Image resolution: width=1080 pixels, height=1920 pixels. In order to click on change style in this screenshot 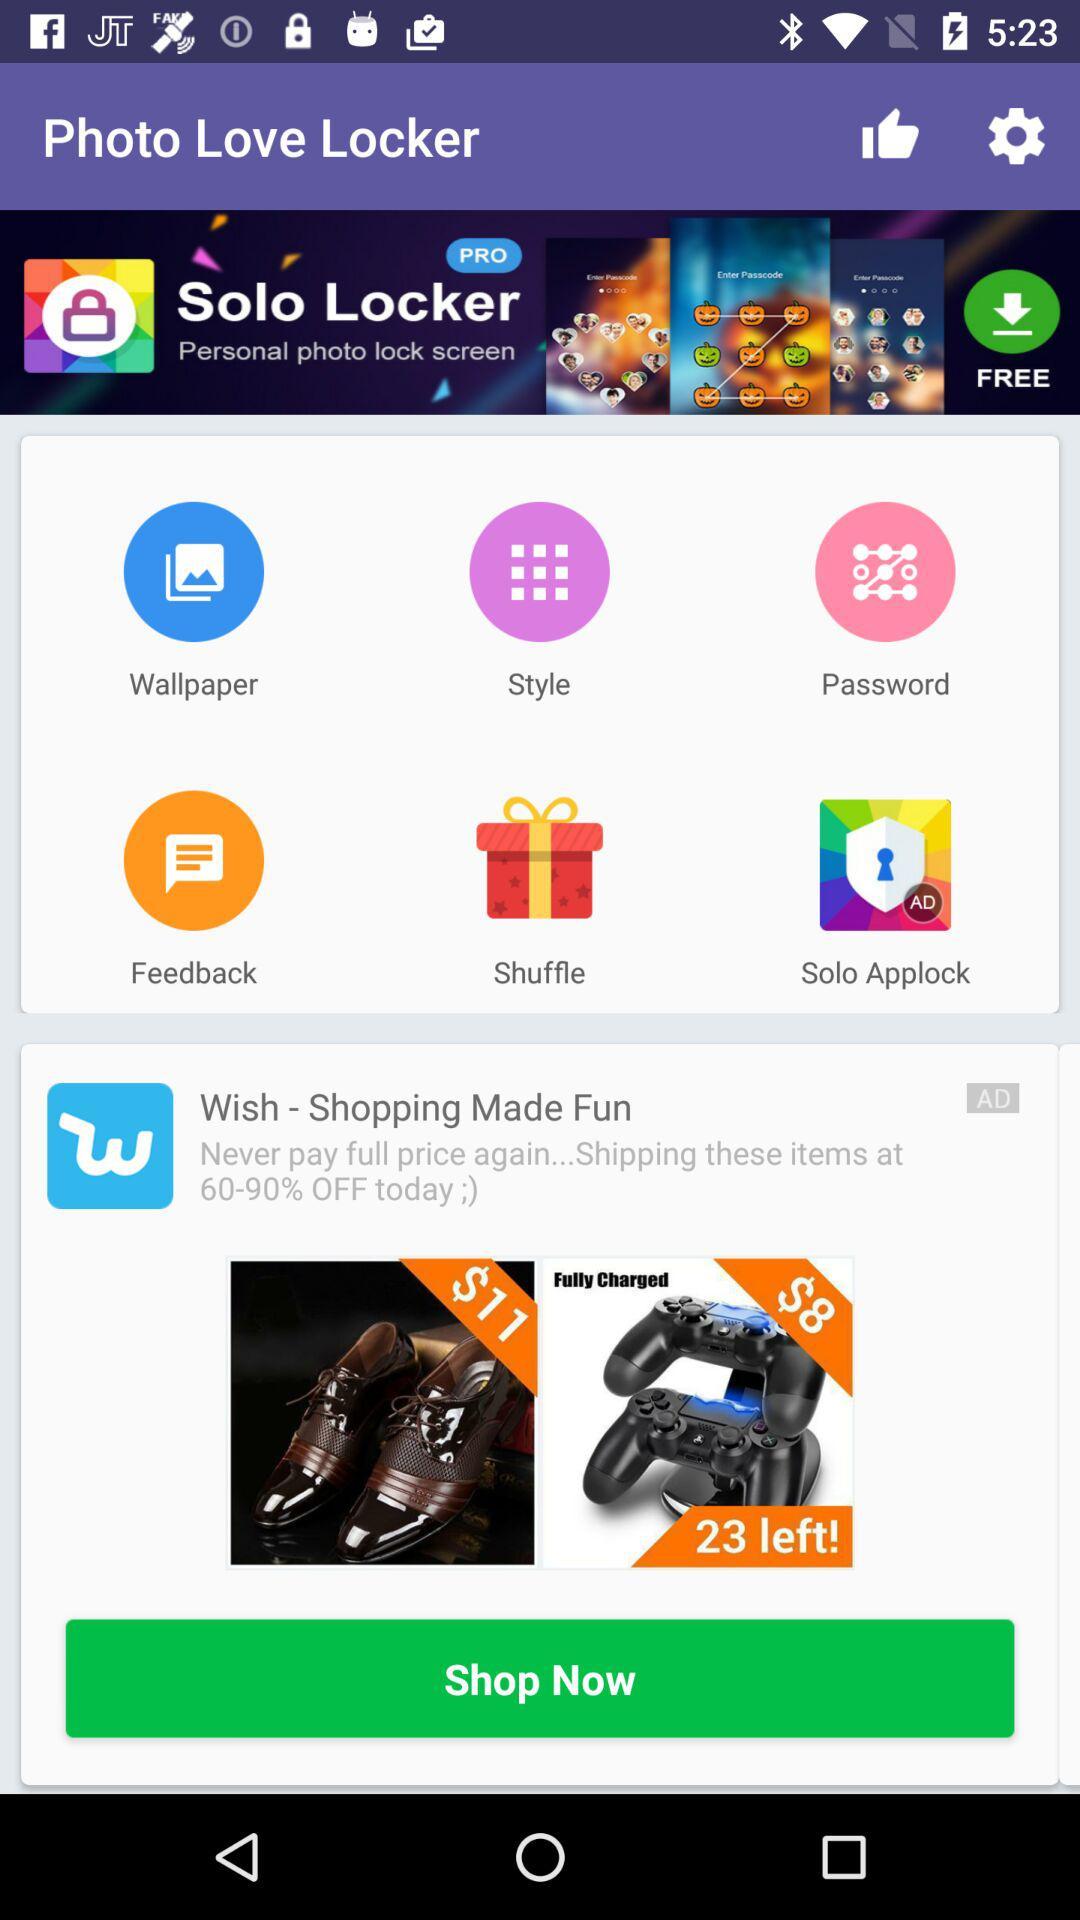, I will do `click(538, 570)`.